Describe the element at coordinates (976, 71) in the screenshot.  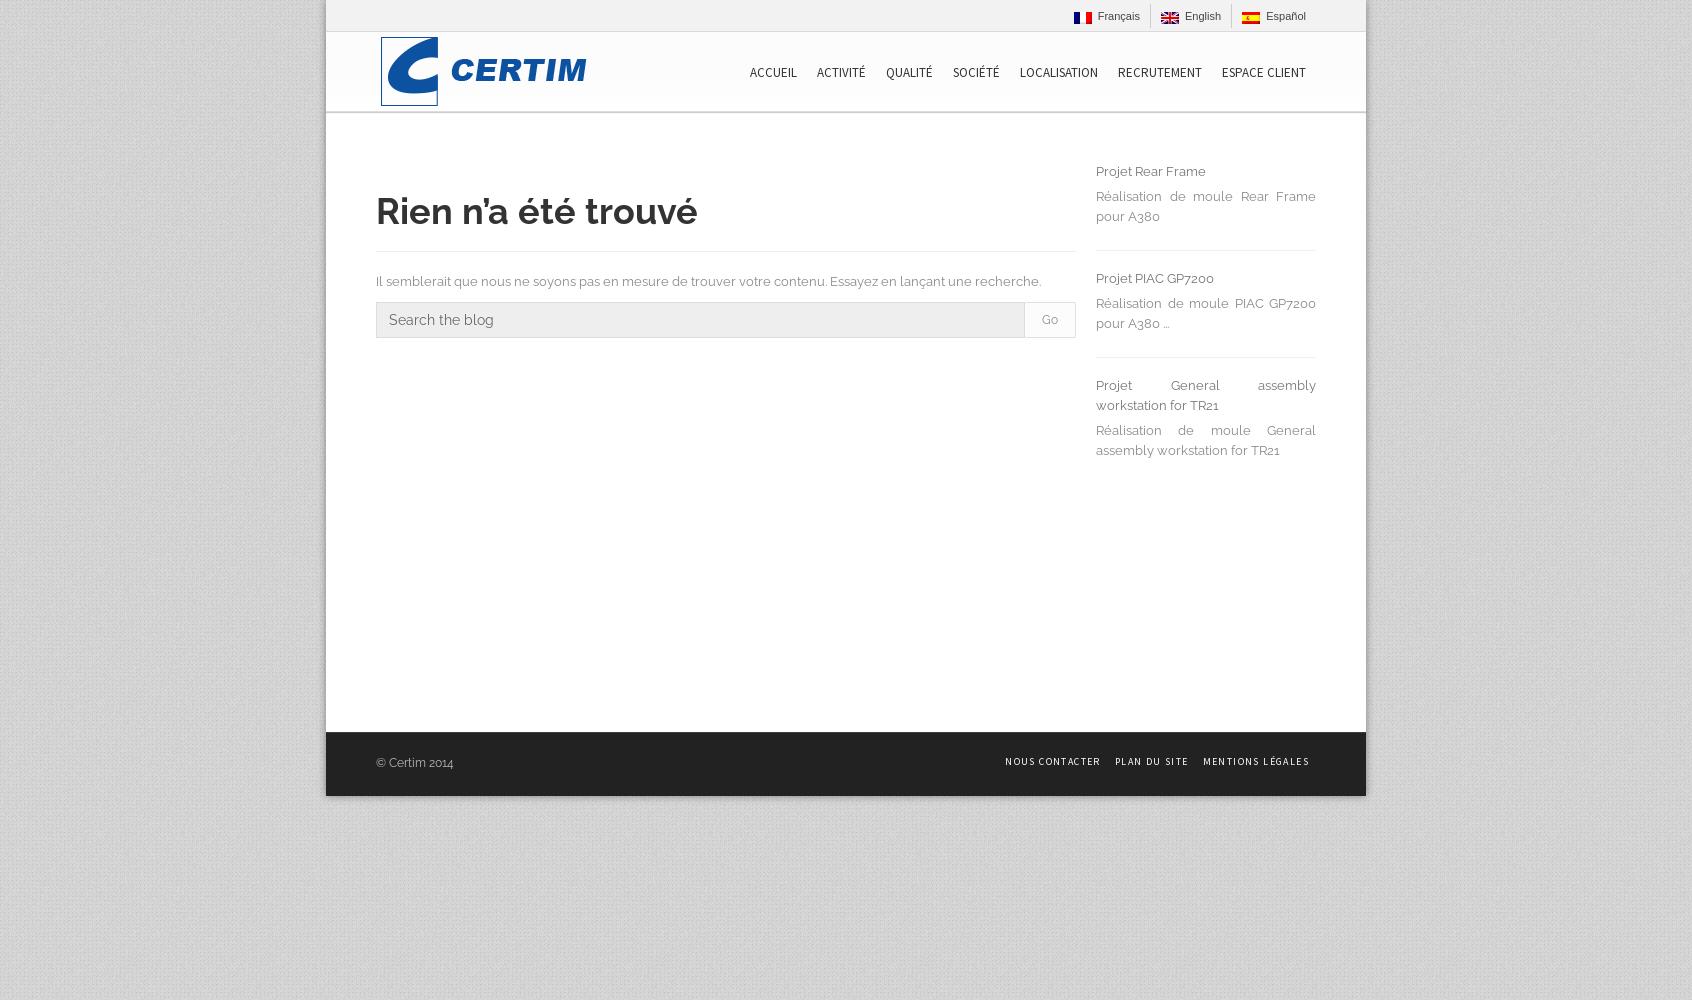
I see `'Société'` at that location.